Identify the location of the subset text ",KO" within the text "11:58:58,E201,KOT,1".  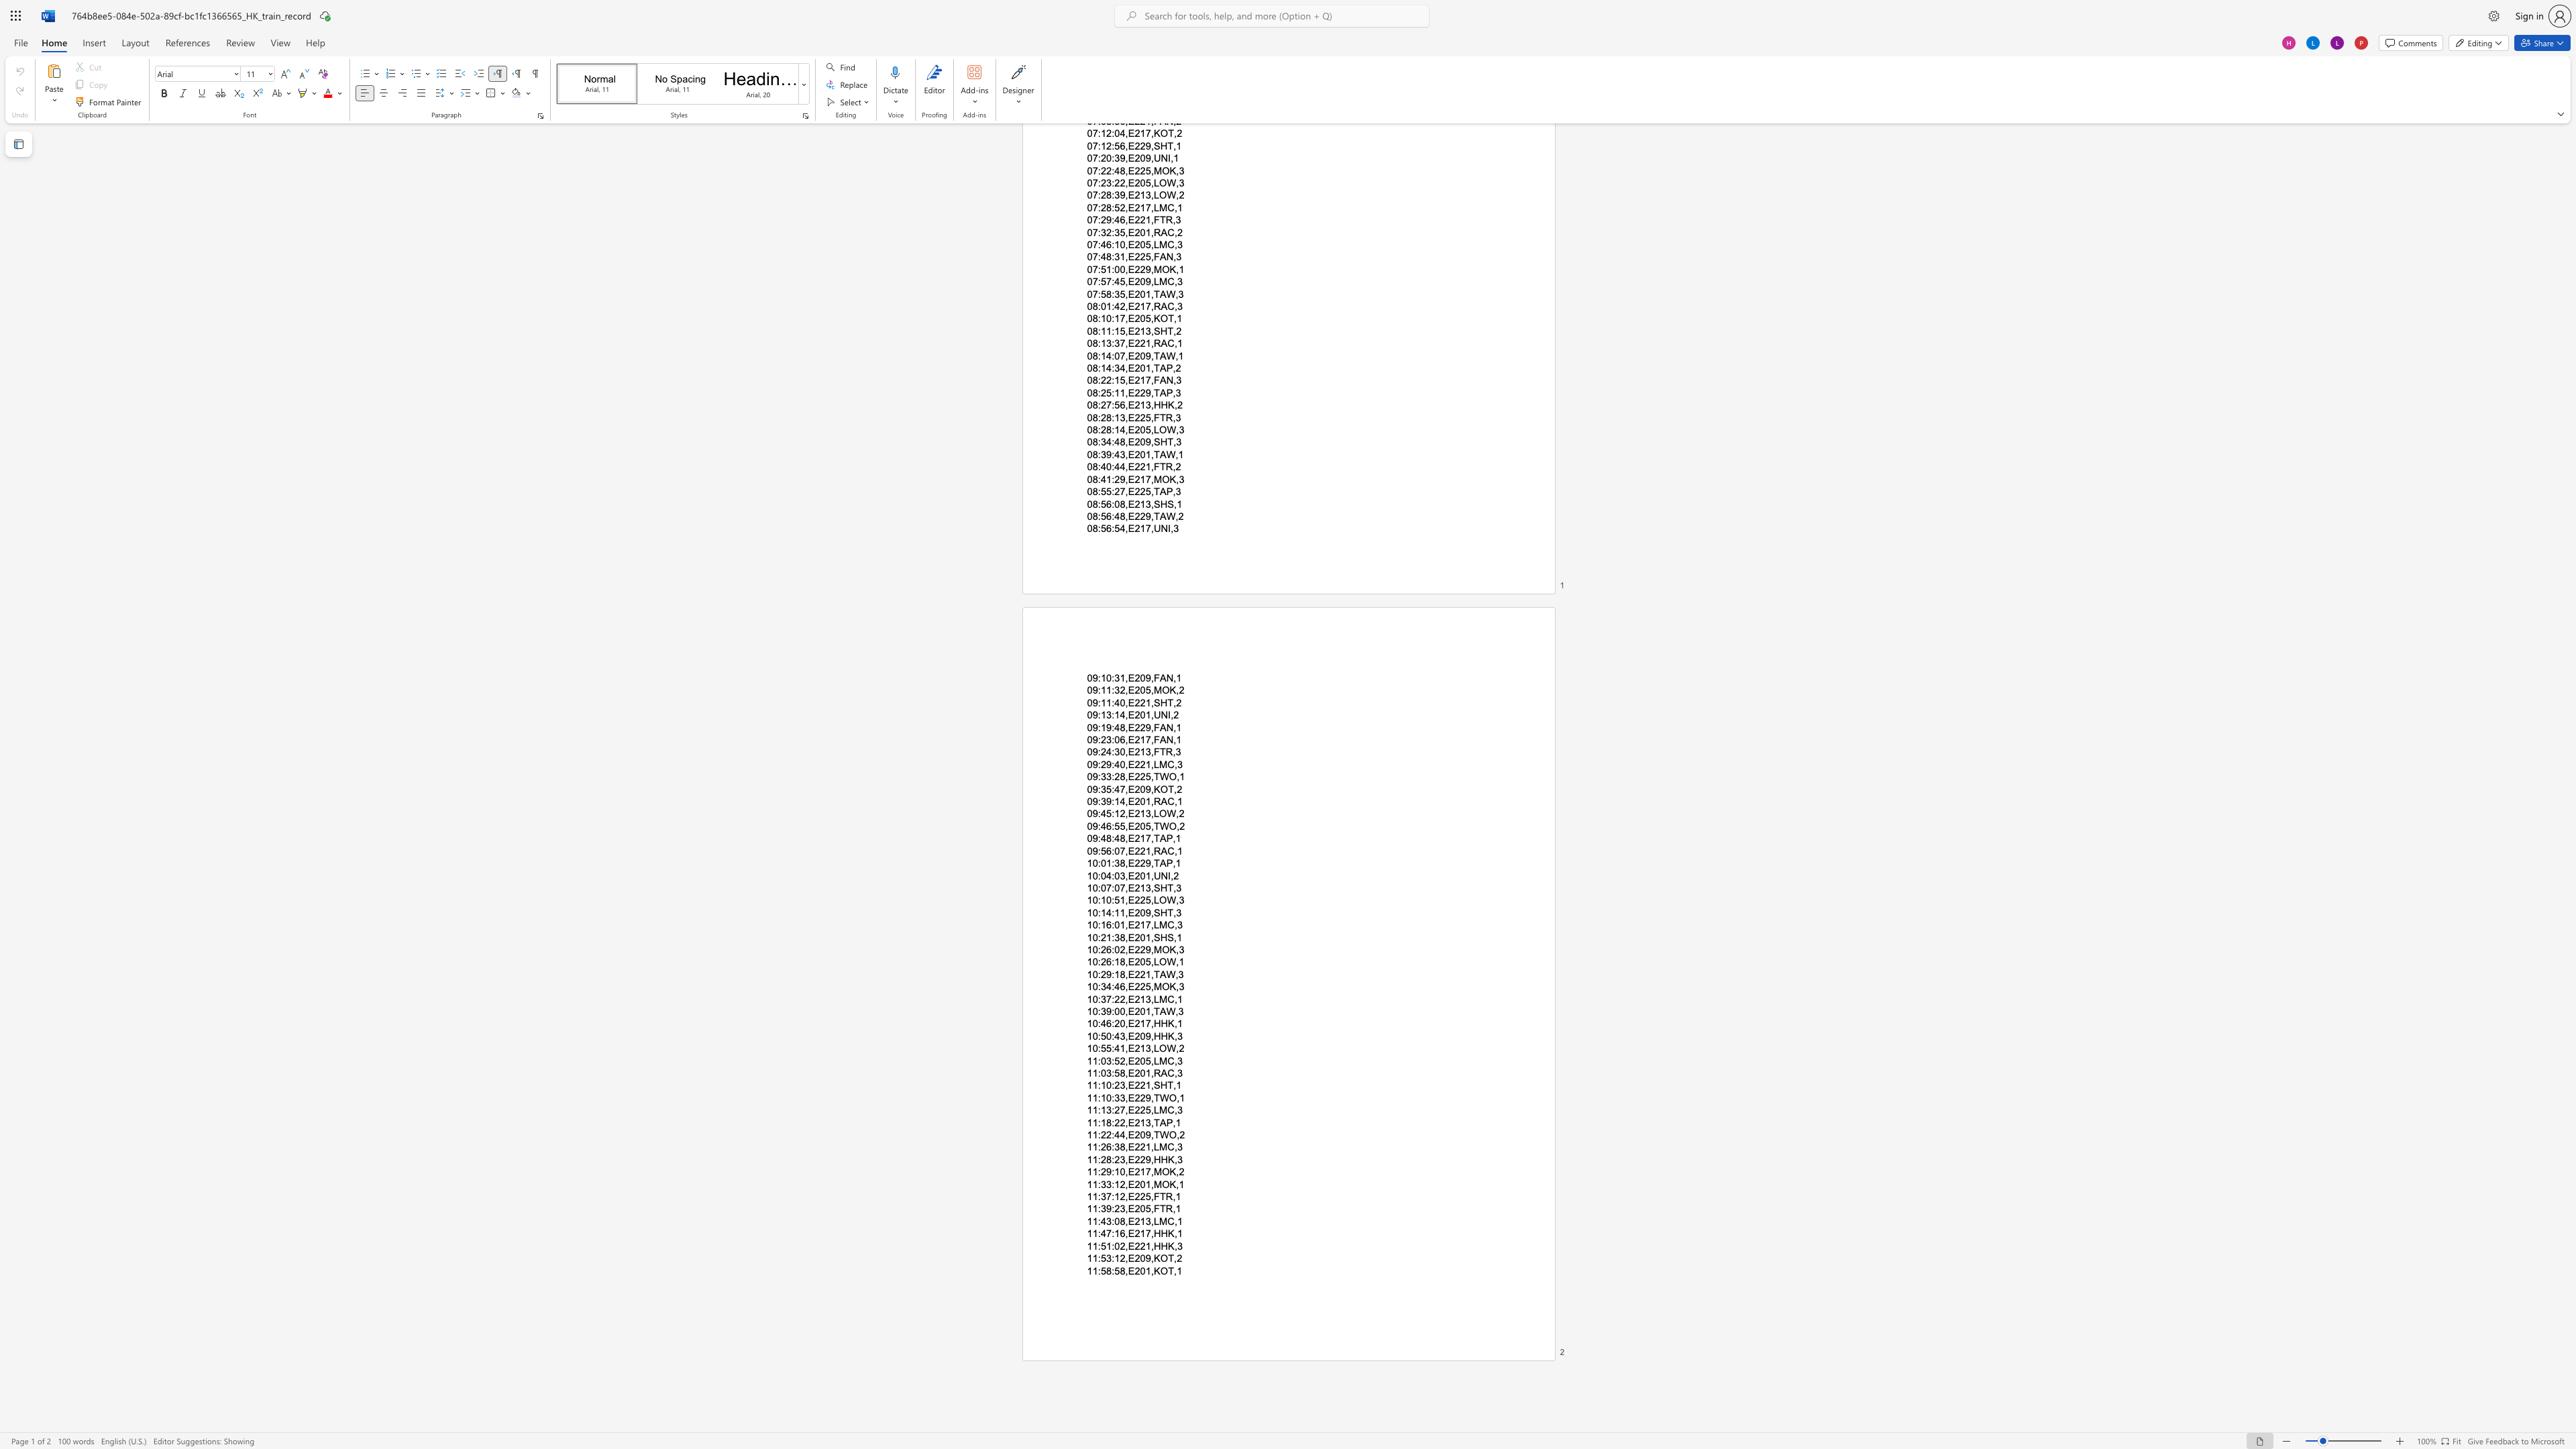
(1149, 1269).